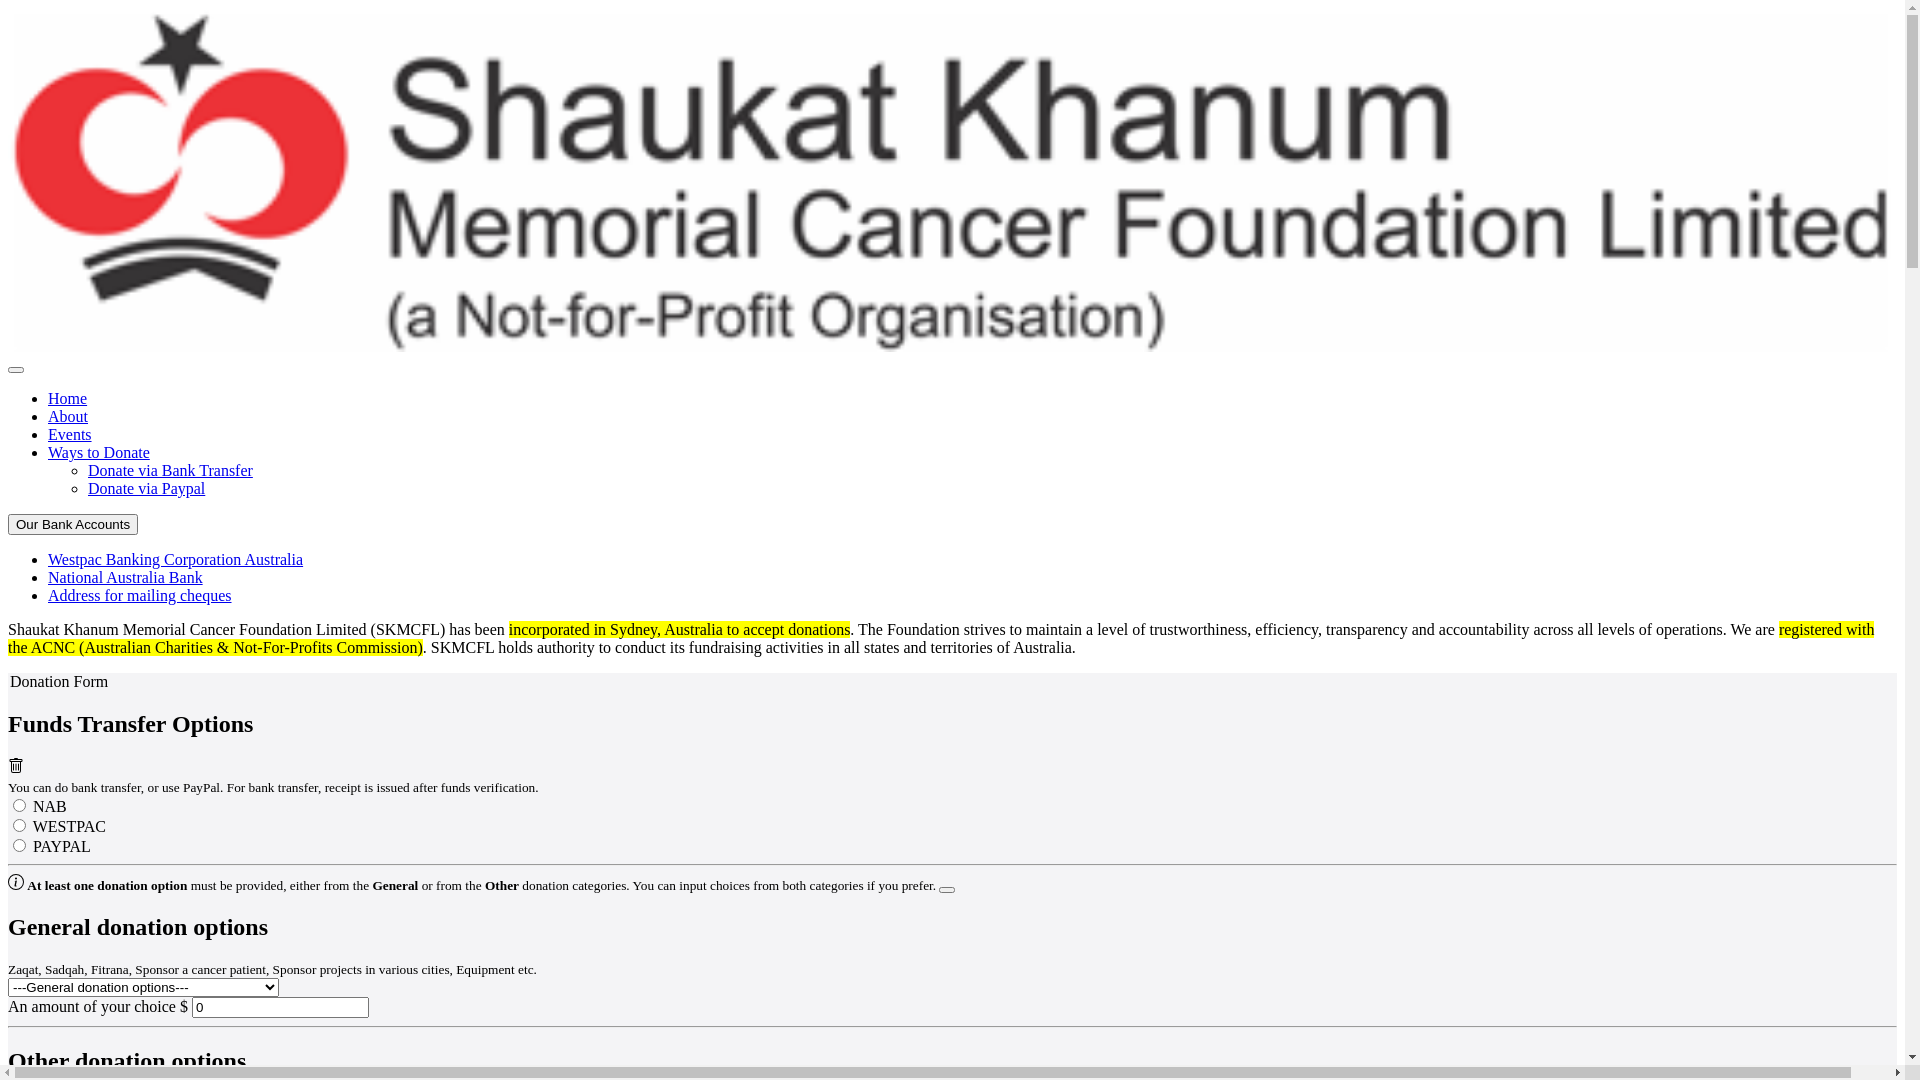 This screenshot has width=1920, height=1080. I want to click on 'Clear selection', so click(15, 767).